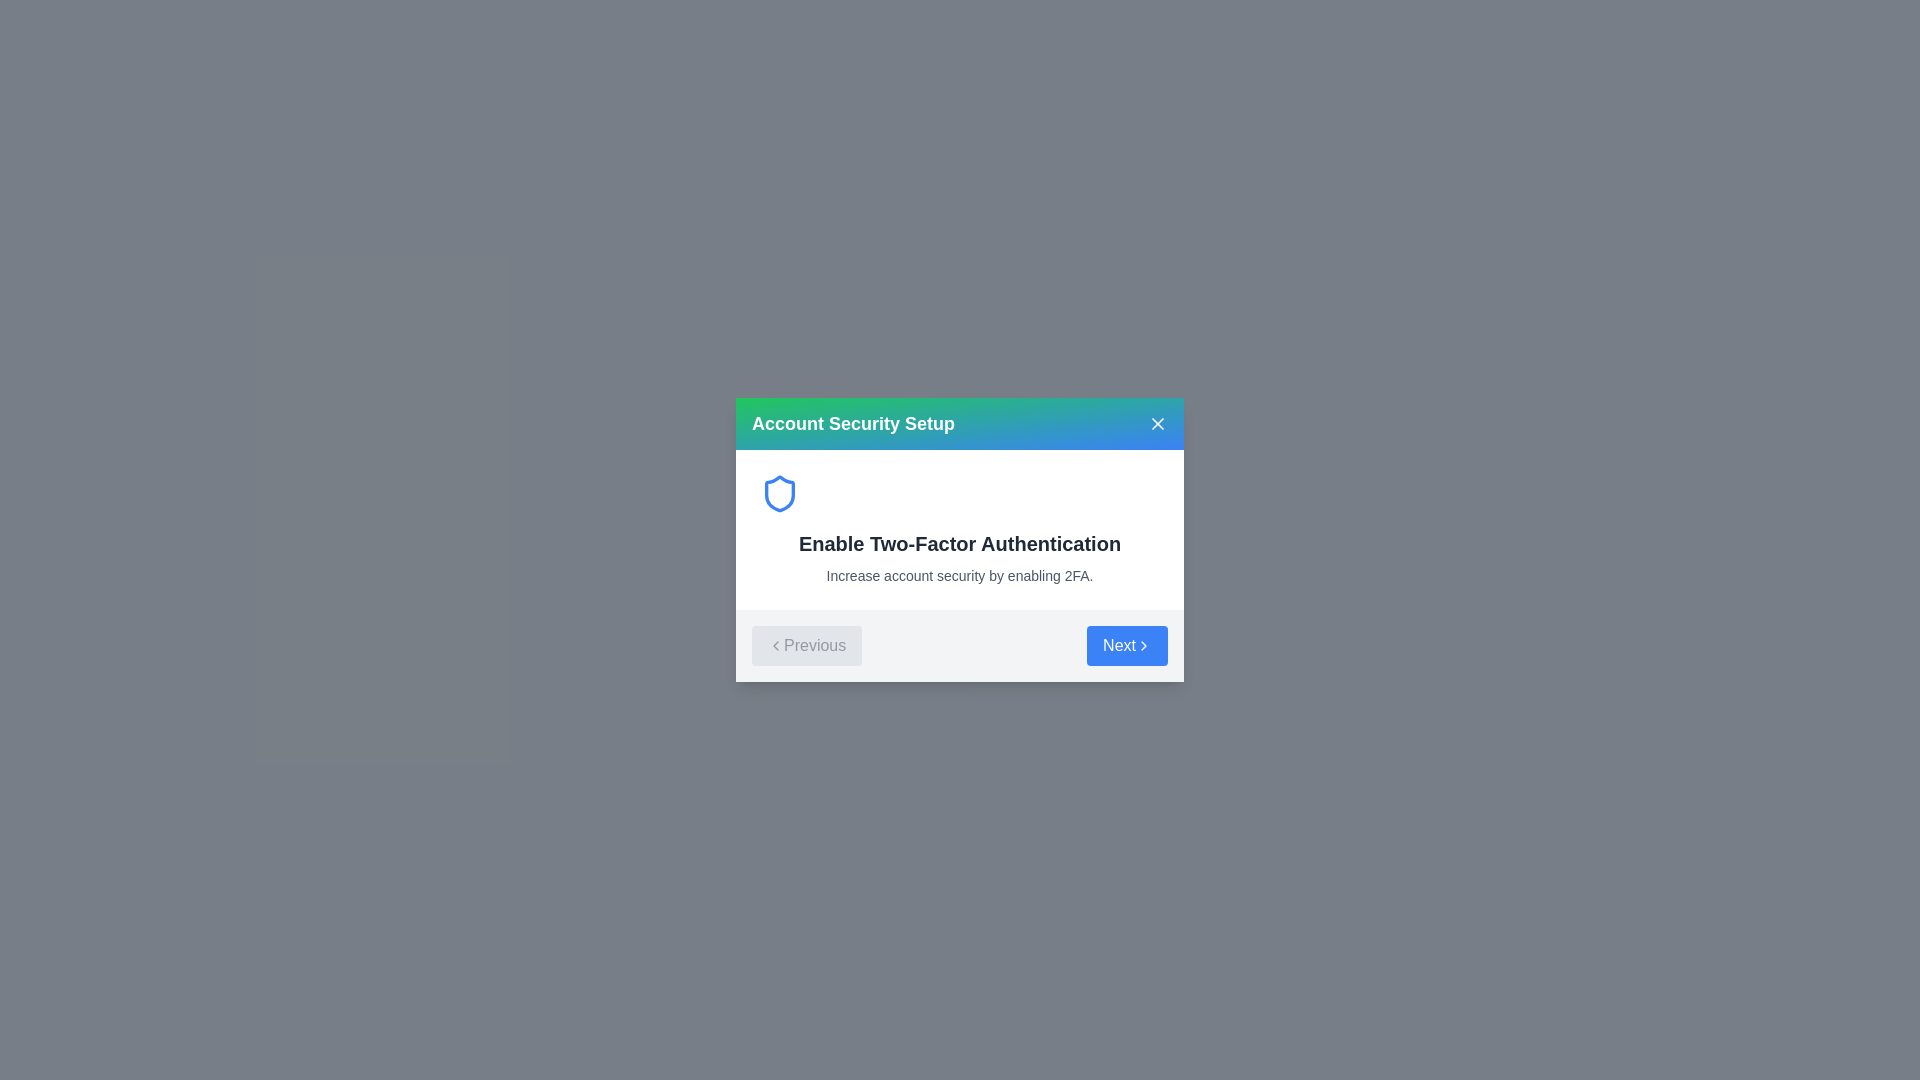  Describe the element at coordinates (1143, 645) in the screenshot. I see `the rightward-pointing chevron icon located at the far-right side of the 'Next' button, which is styled in white on a blue background` at that location.